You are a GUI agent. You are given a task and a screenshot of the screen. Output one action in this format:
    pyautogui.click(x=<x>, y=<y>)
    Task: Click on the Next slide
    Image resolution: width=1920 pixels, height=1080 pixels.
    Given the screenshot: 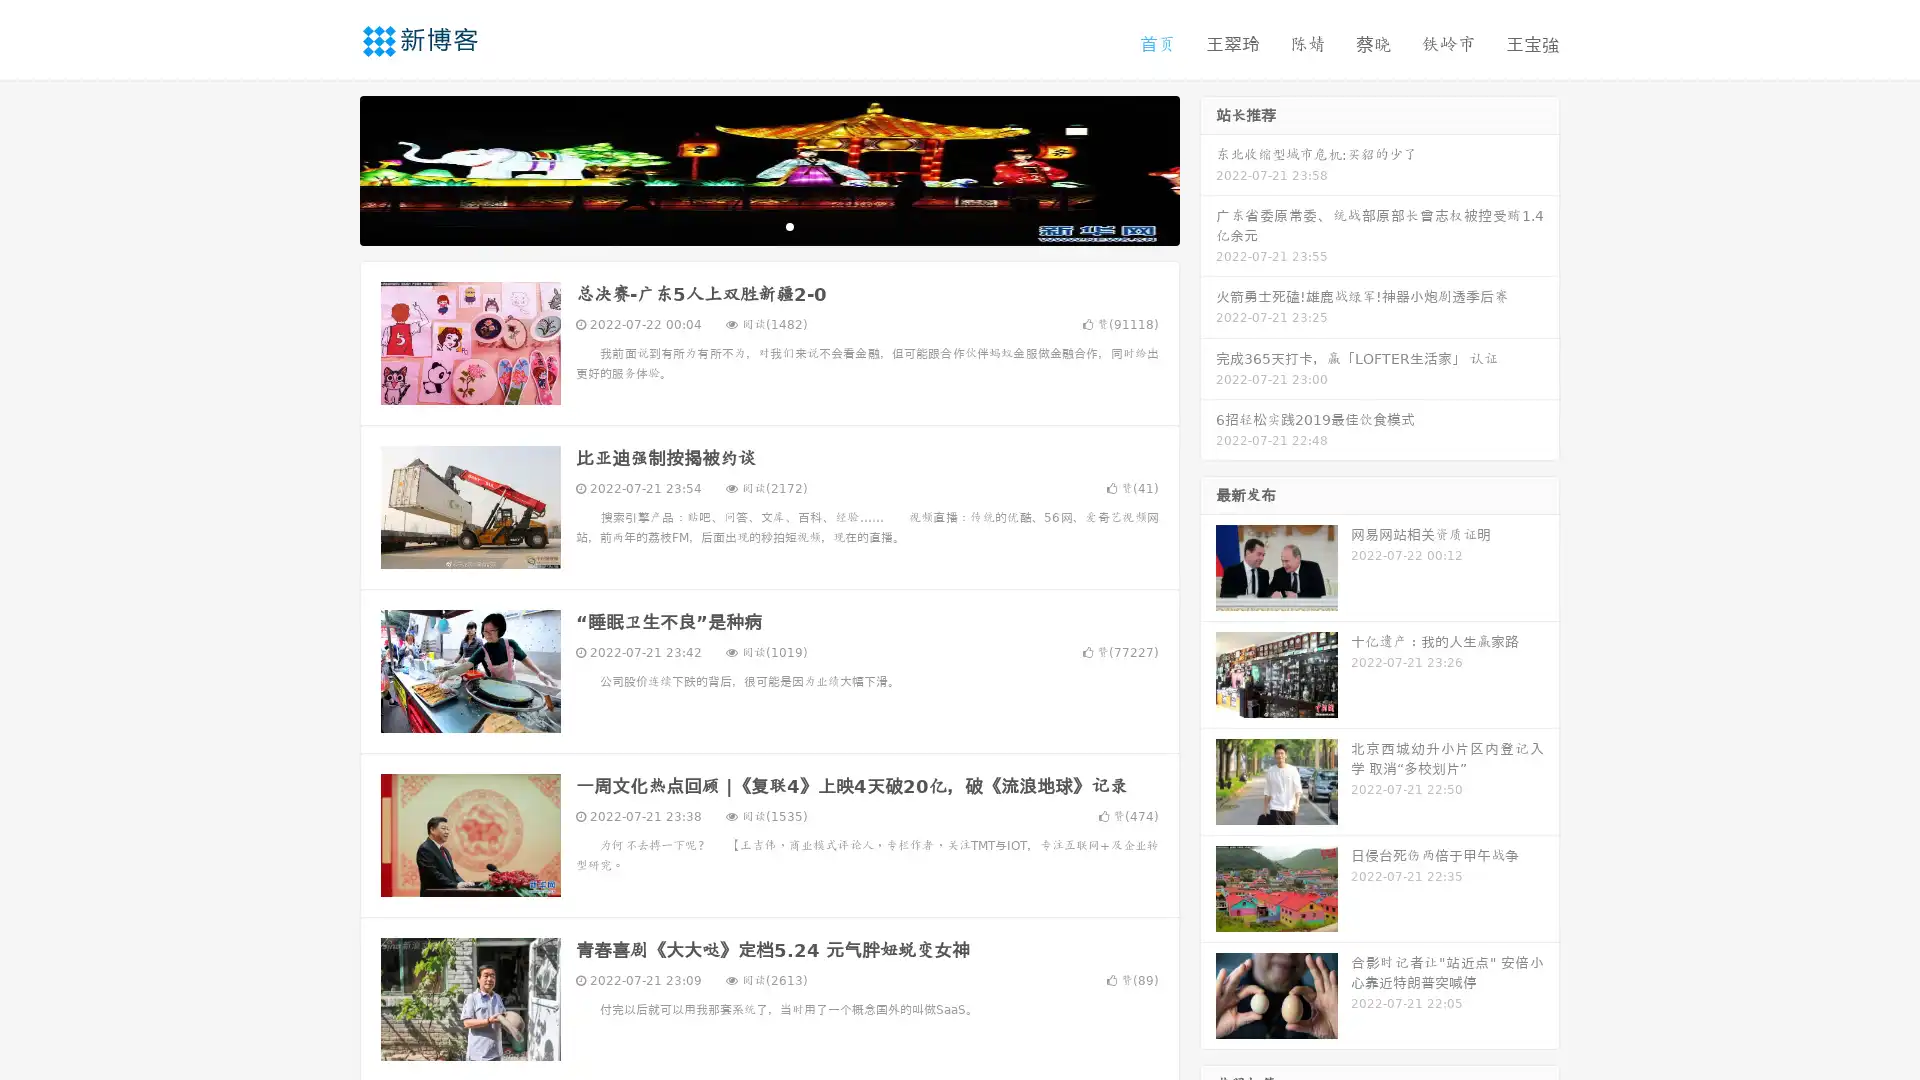 What is the action you would take?
    pyautogui.click(x=1208, y=168)
    